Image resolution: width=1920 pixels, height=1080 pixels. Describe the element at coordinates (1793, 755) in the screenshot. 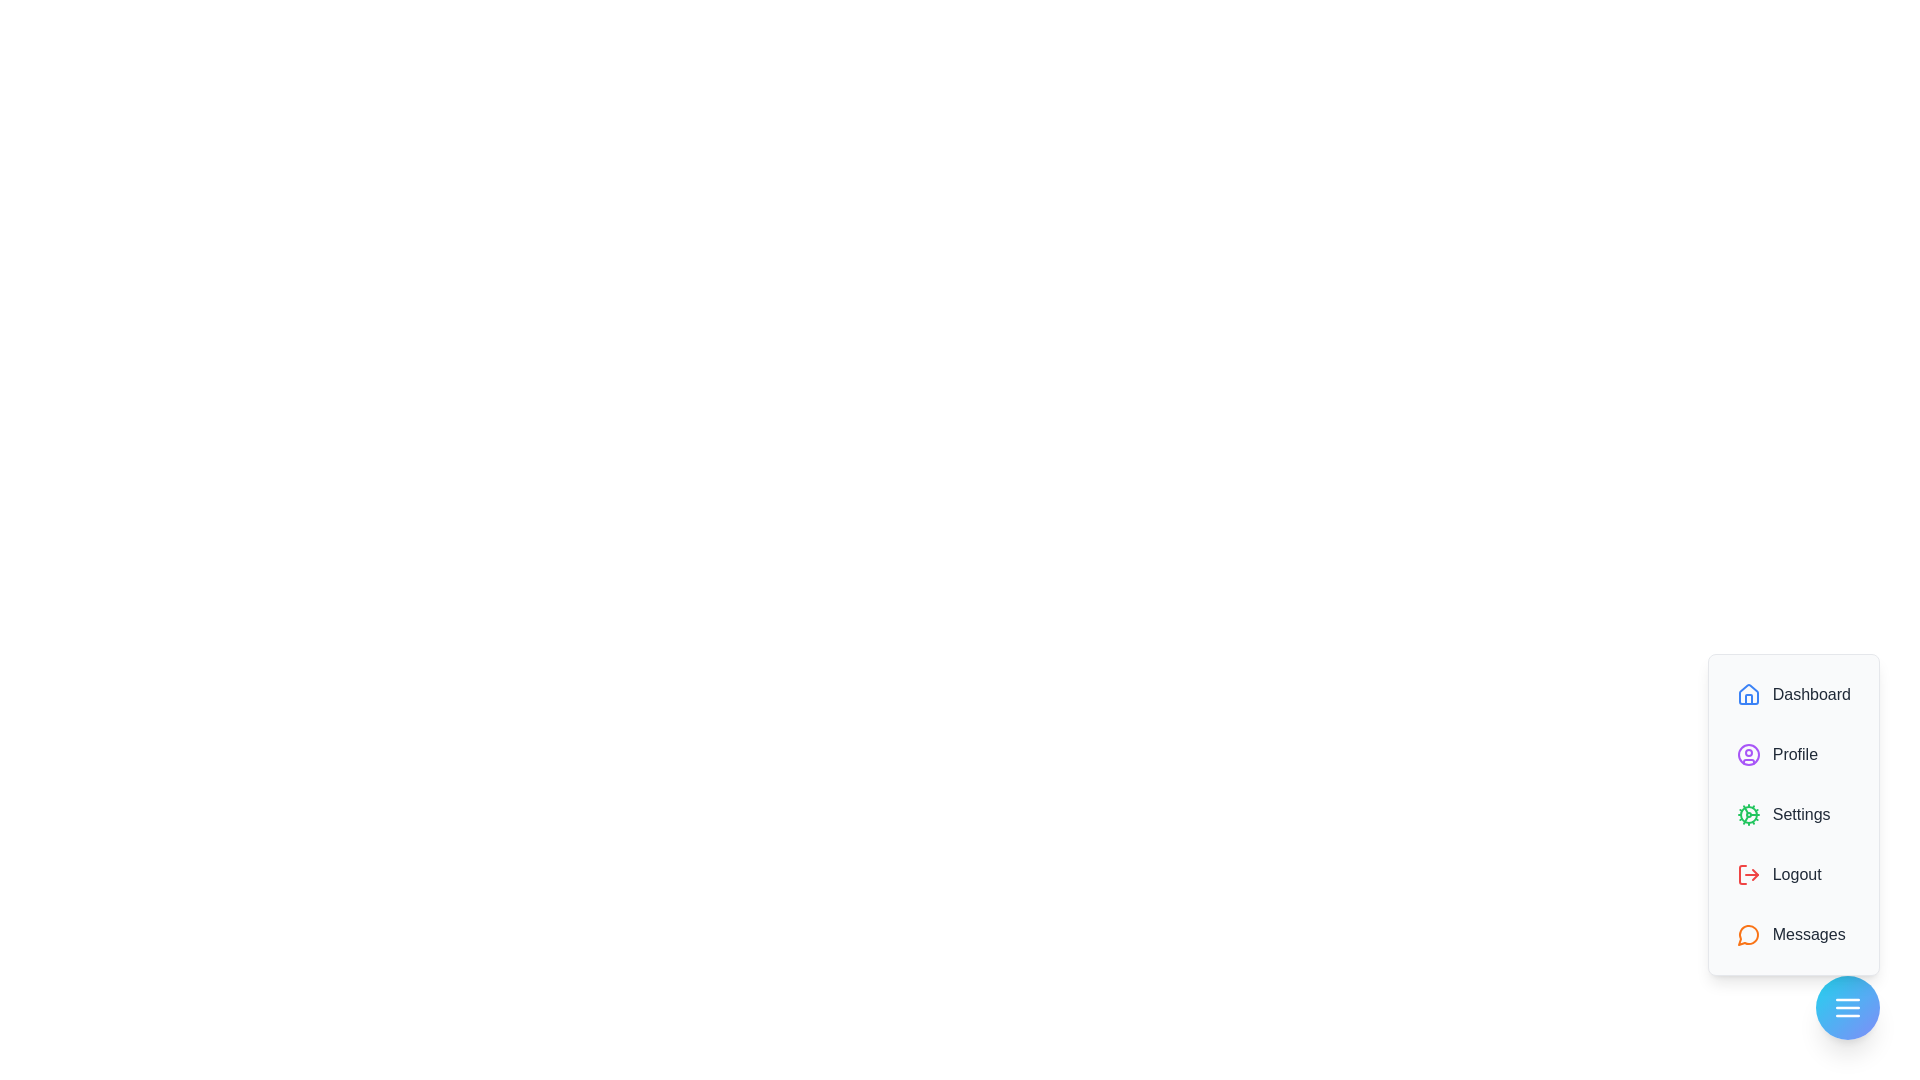

I see `the 'Profile' option in the menu` at that location.